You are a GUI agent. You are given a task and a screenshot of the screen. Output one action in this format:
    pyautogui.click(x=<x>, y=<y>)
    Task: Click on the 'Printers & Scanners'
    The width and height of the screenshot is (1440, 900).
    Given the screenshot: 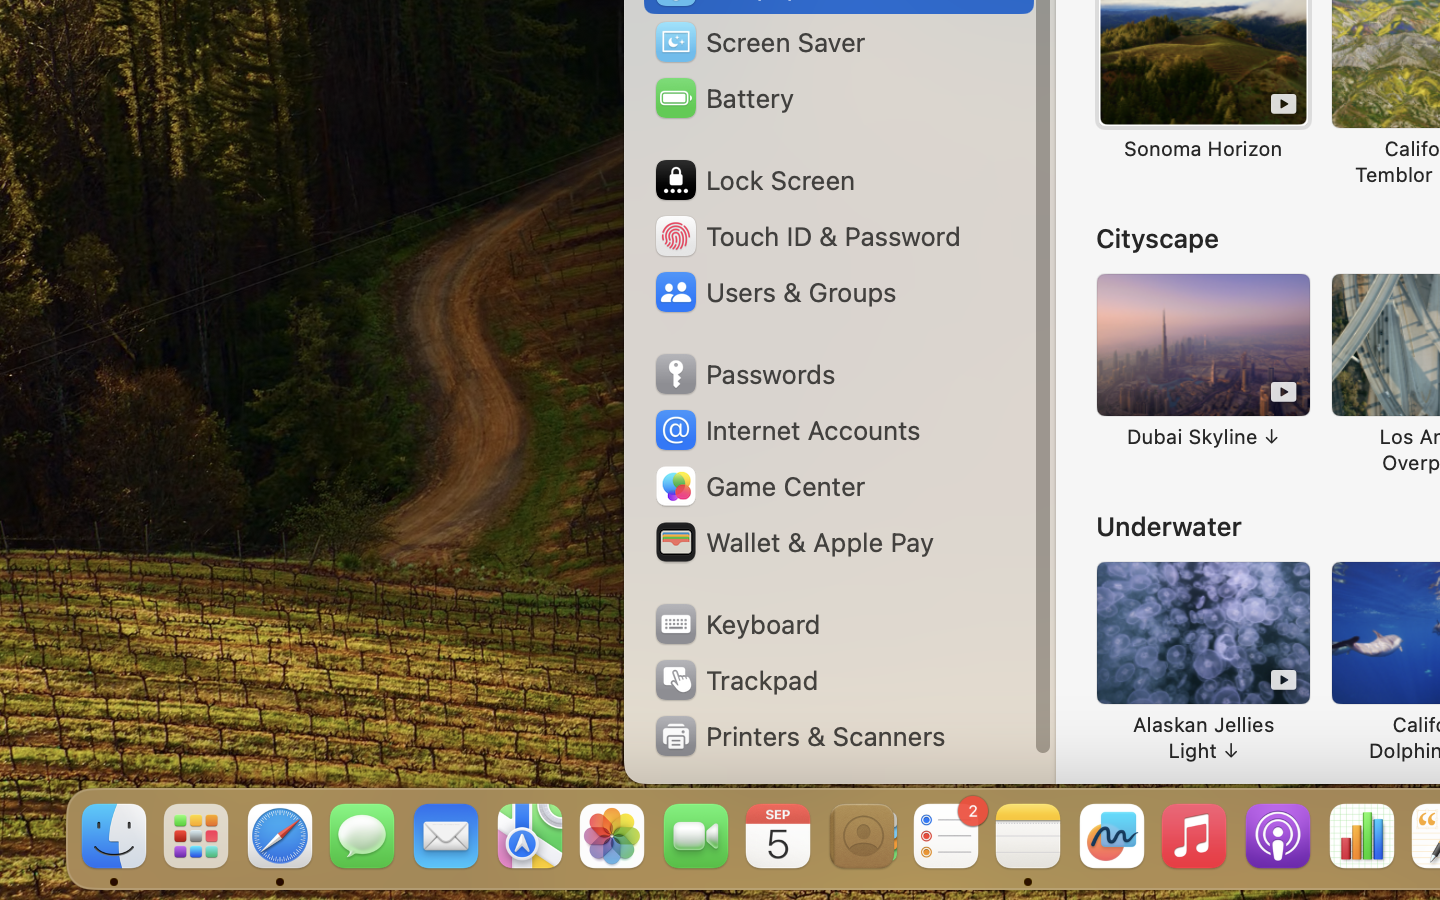 What is the action you would take?
    pyautogui.click(x=799, y=735)
    